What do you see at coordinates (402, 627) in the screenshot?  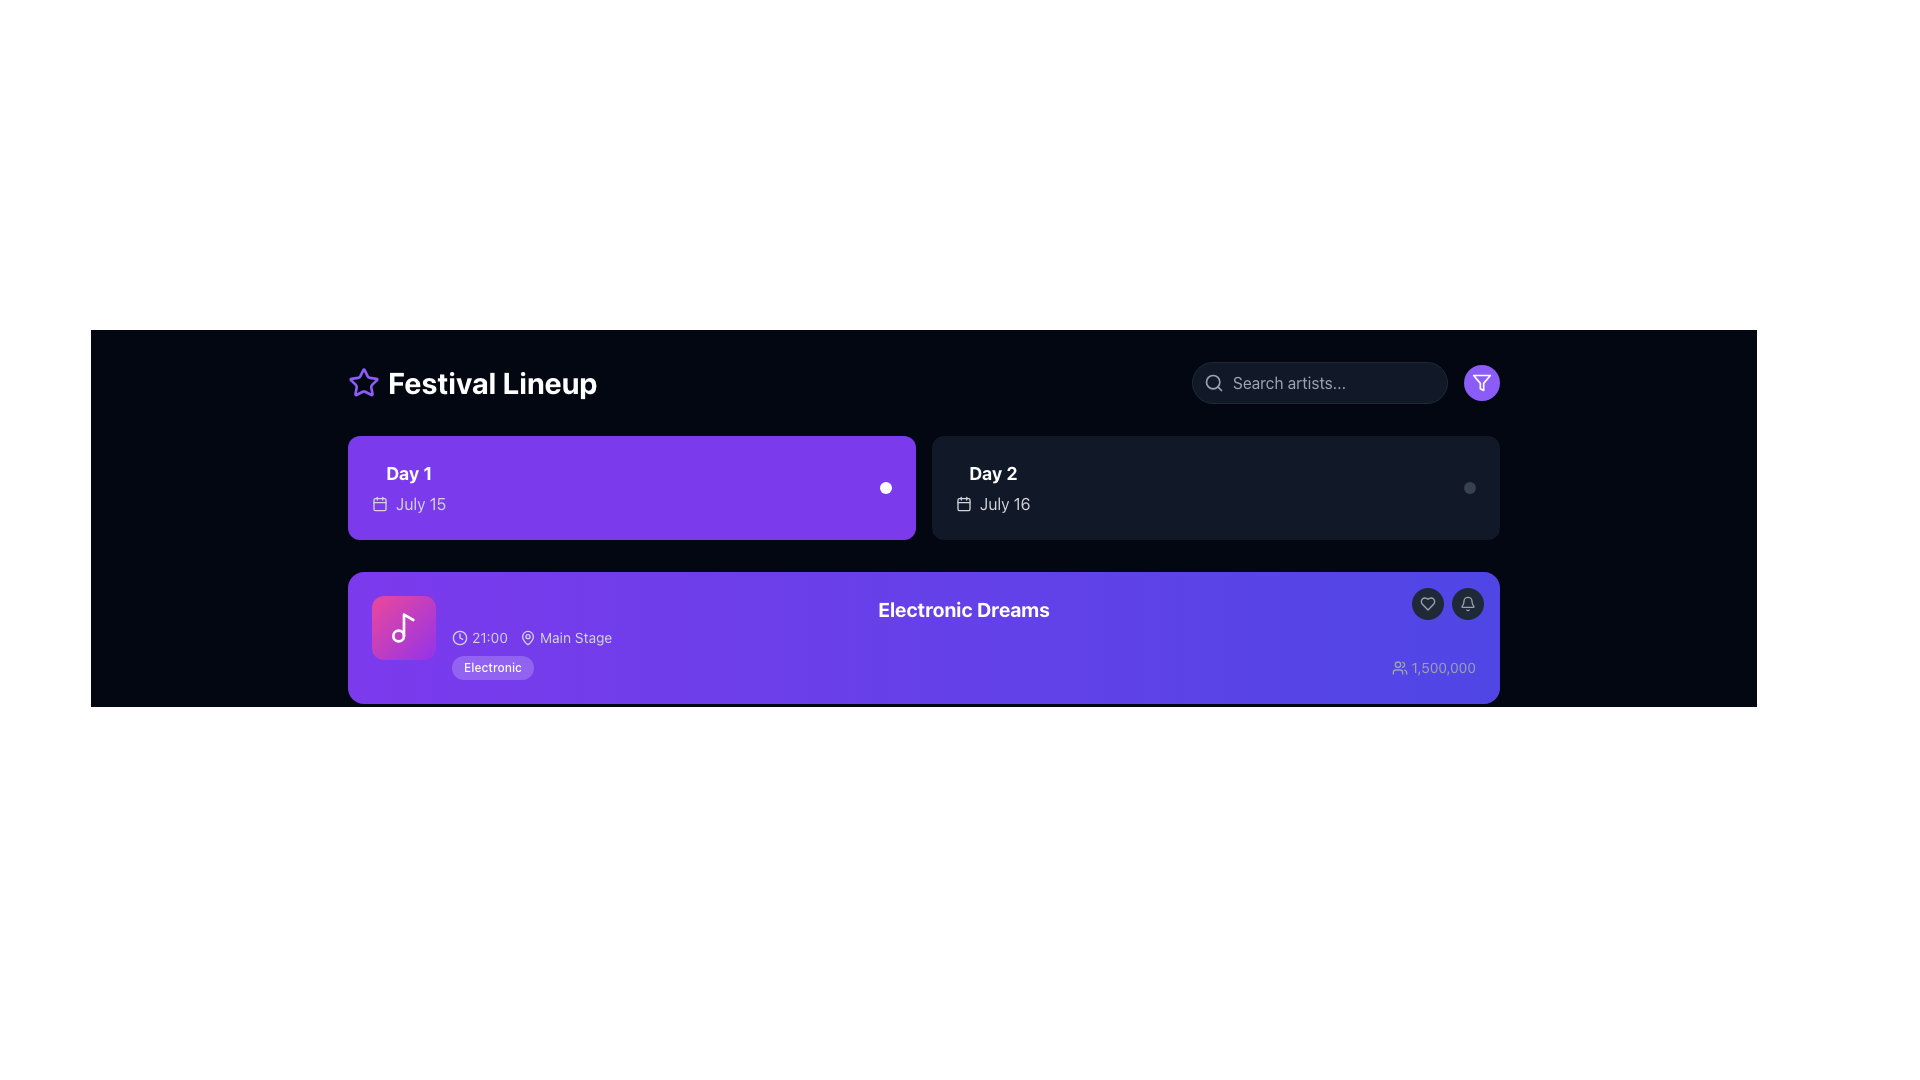 I see `the music theme icon, which is located in the upper-left section of a purple gradient block within a pink rounded square background` at bounding box center [402, 627].